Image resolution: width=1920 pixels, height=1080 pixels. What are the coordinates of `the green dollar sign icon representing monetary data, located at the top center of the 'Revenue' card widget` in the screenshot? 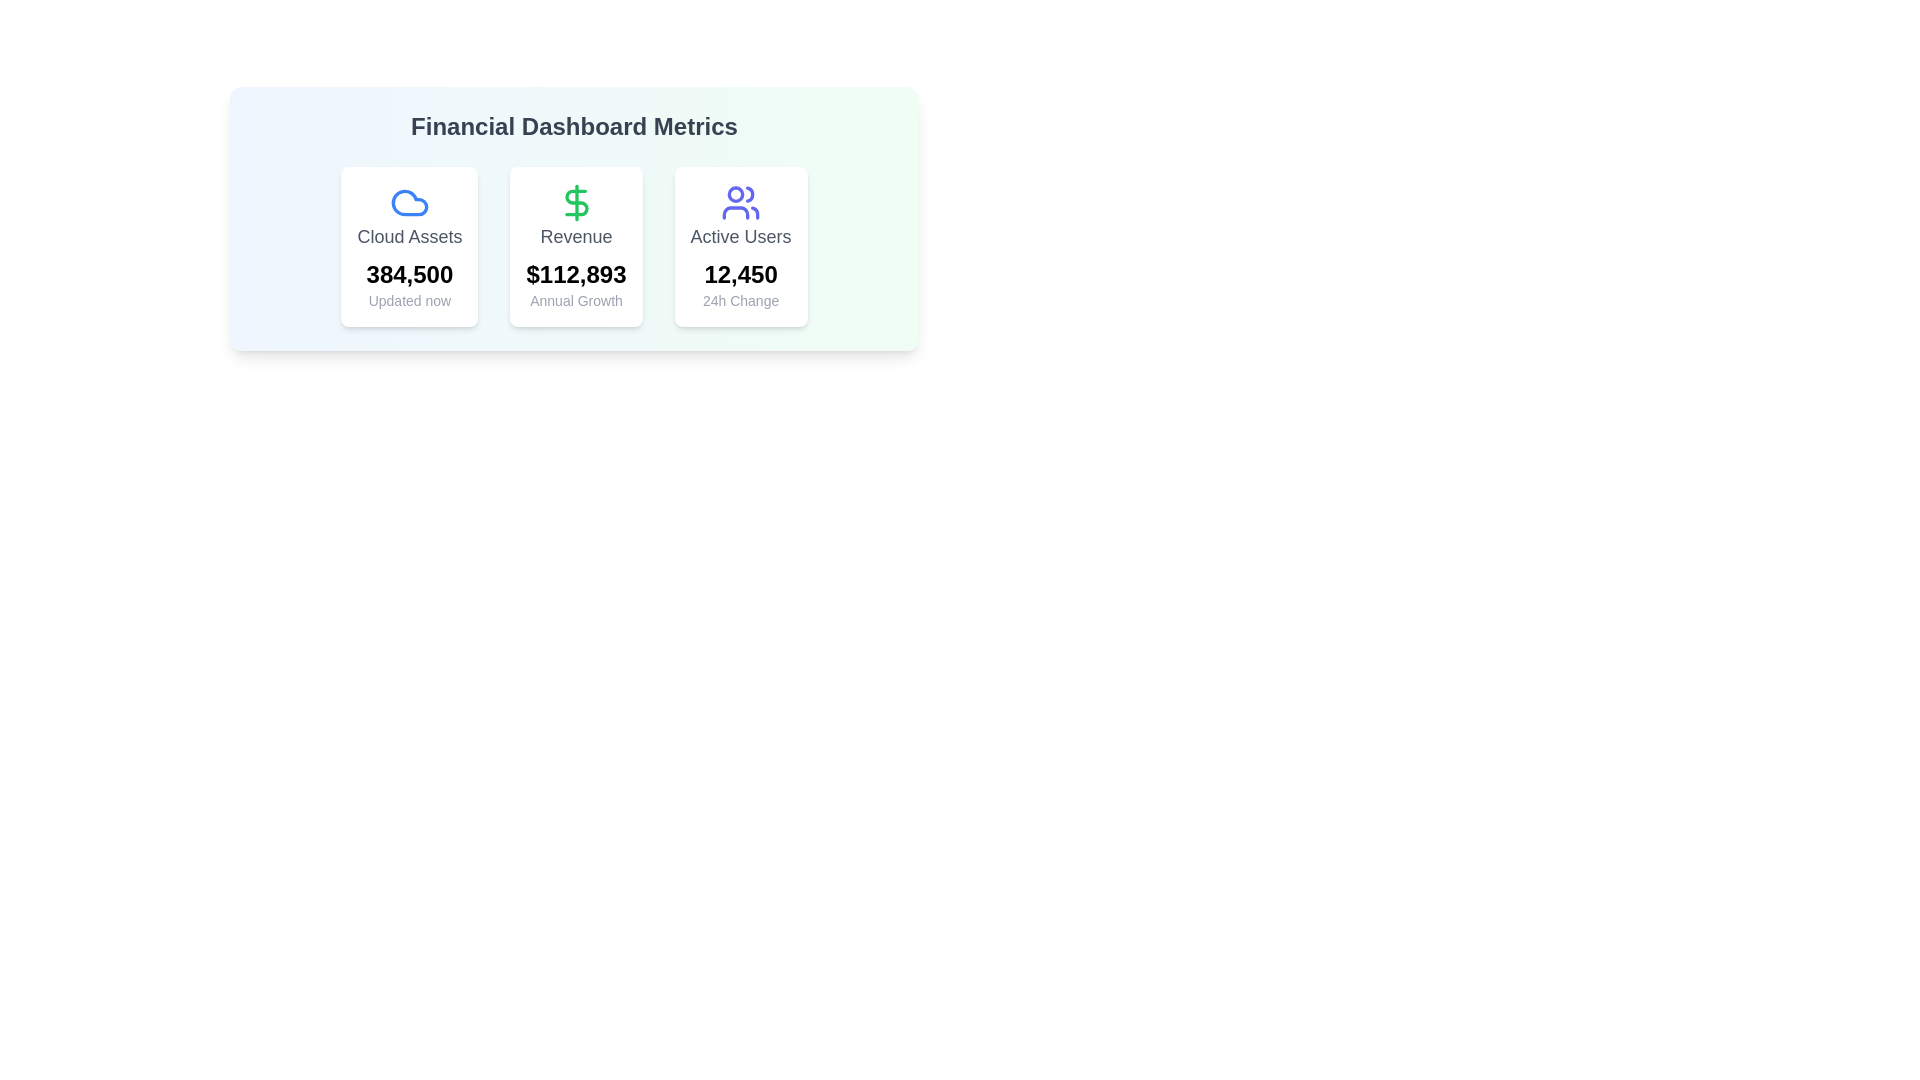 It's located at (575, 203).